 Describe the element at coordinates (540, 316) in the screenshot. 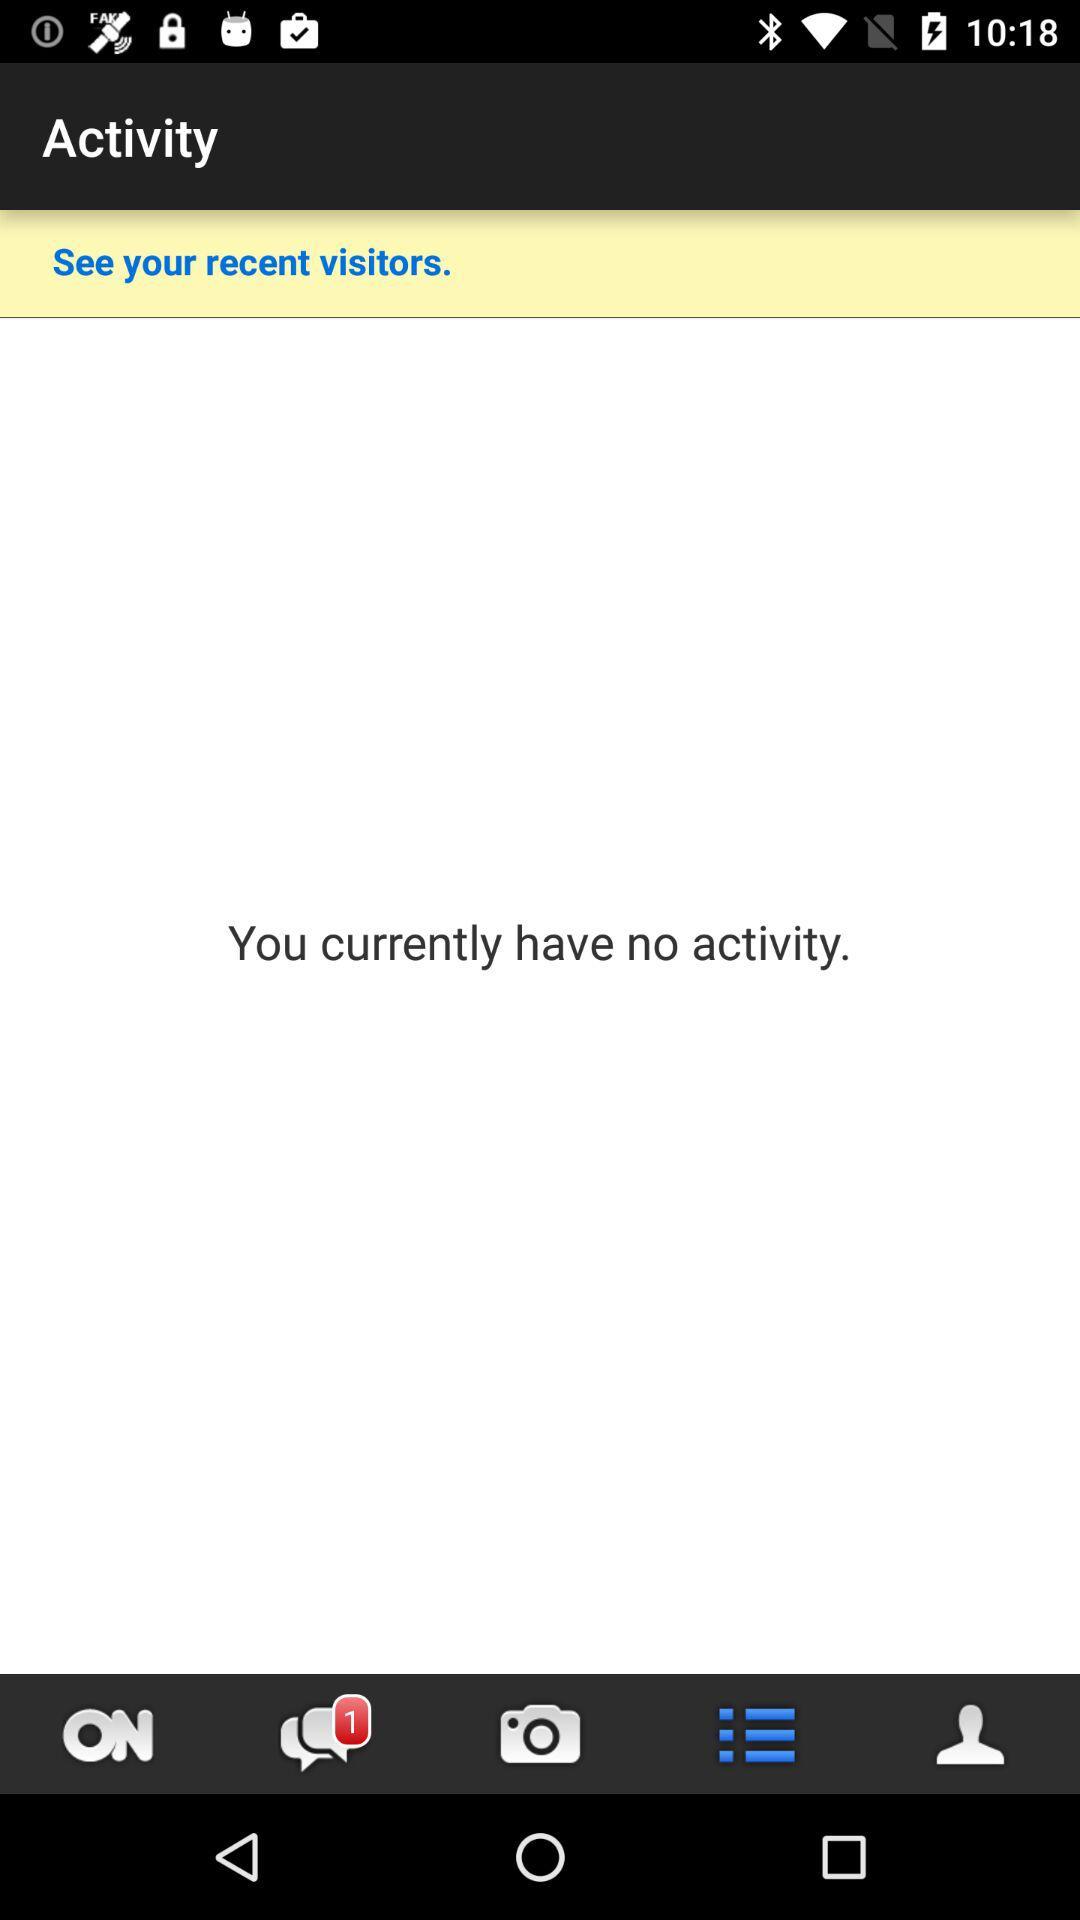

I see `item below see your recent icon` at that location.